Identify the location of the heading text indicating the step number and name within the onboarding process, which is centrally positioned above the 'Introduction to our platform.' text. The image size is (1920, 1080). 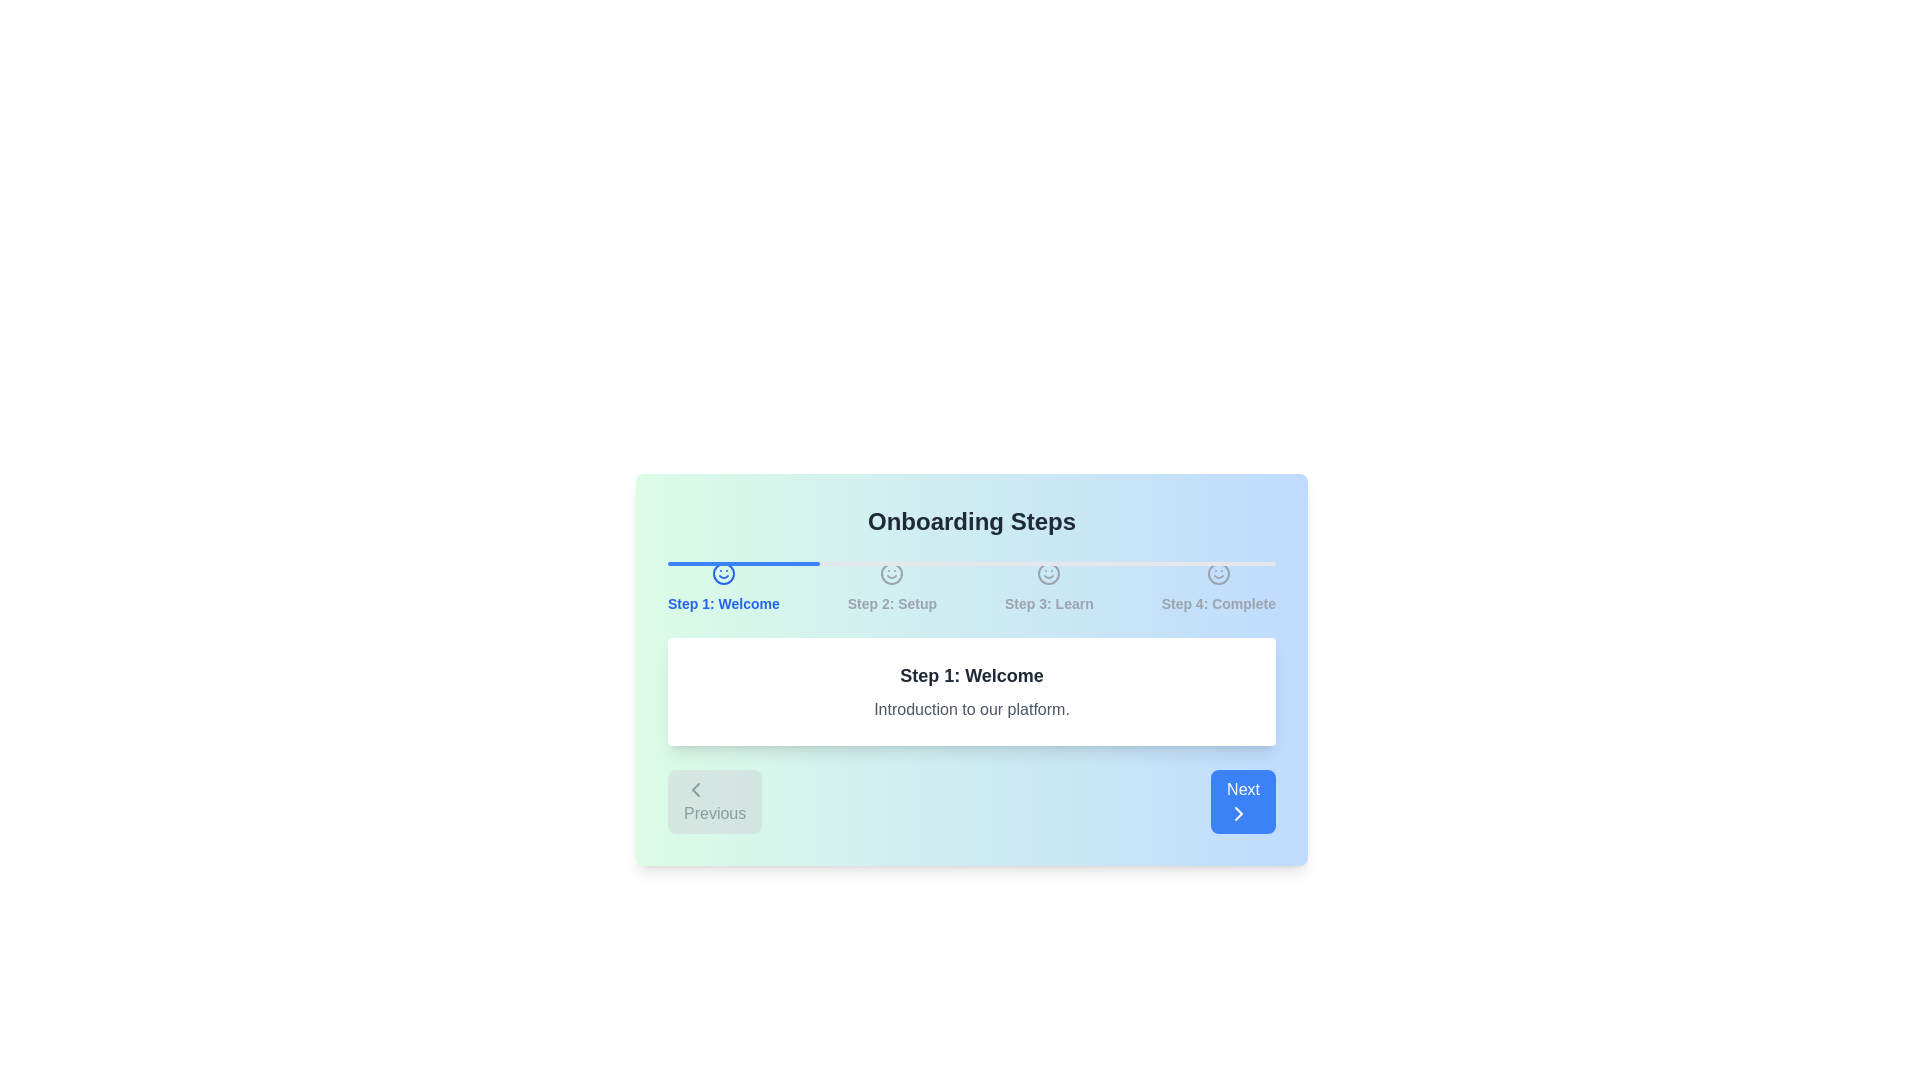
(971, 675).